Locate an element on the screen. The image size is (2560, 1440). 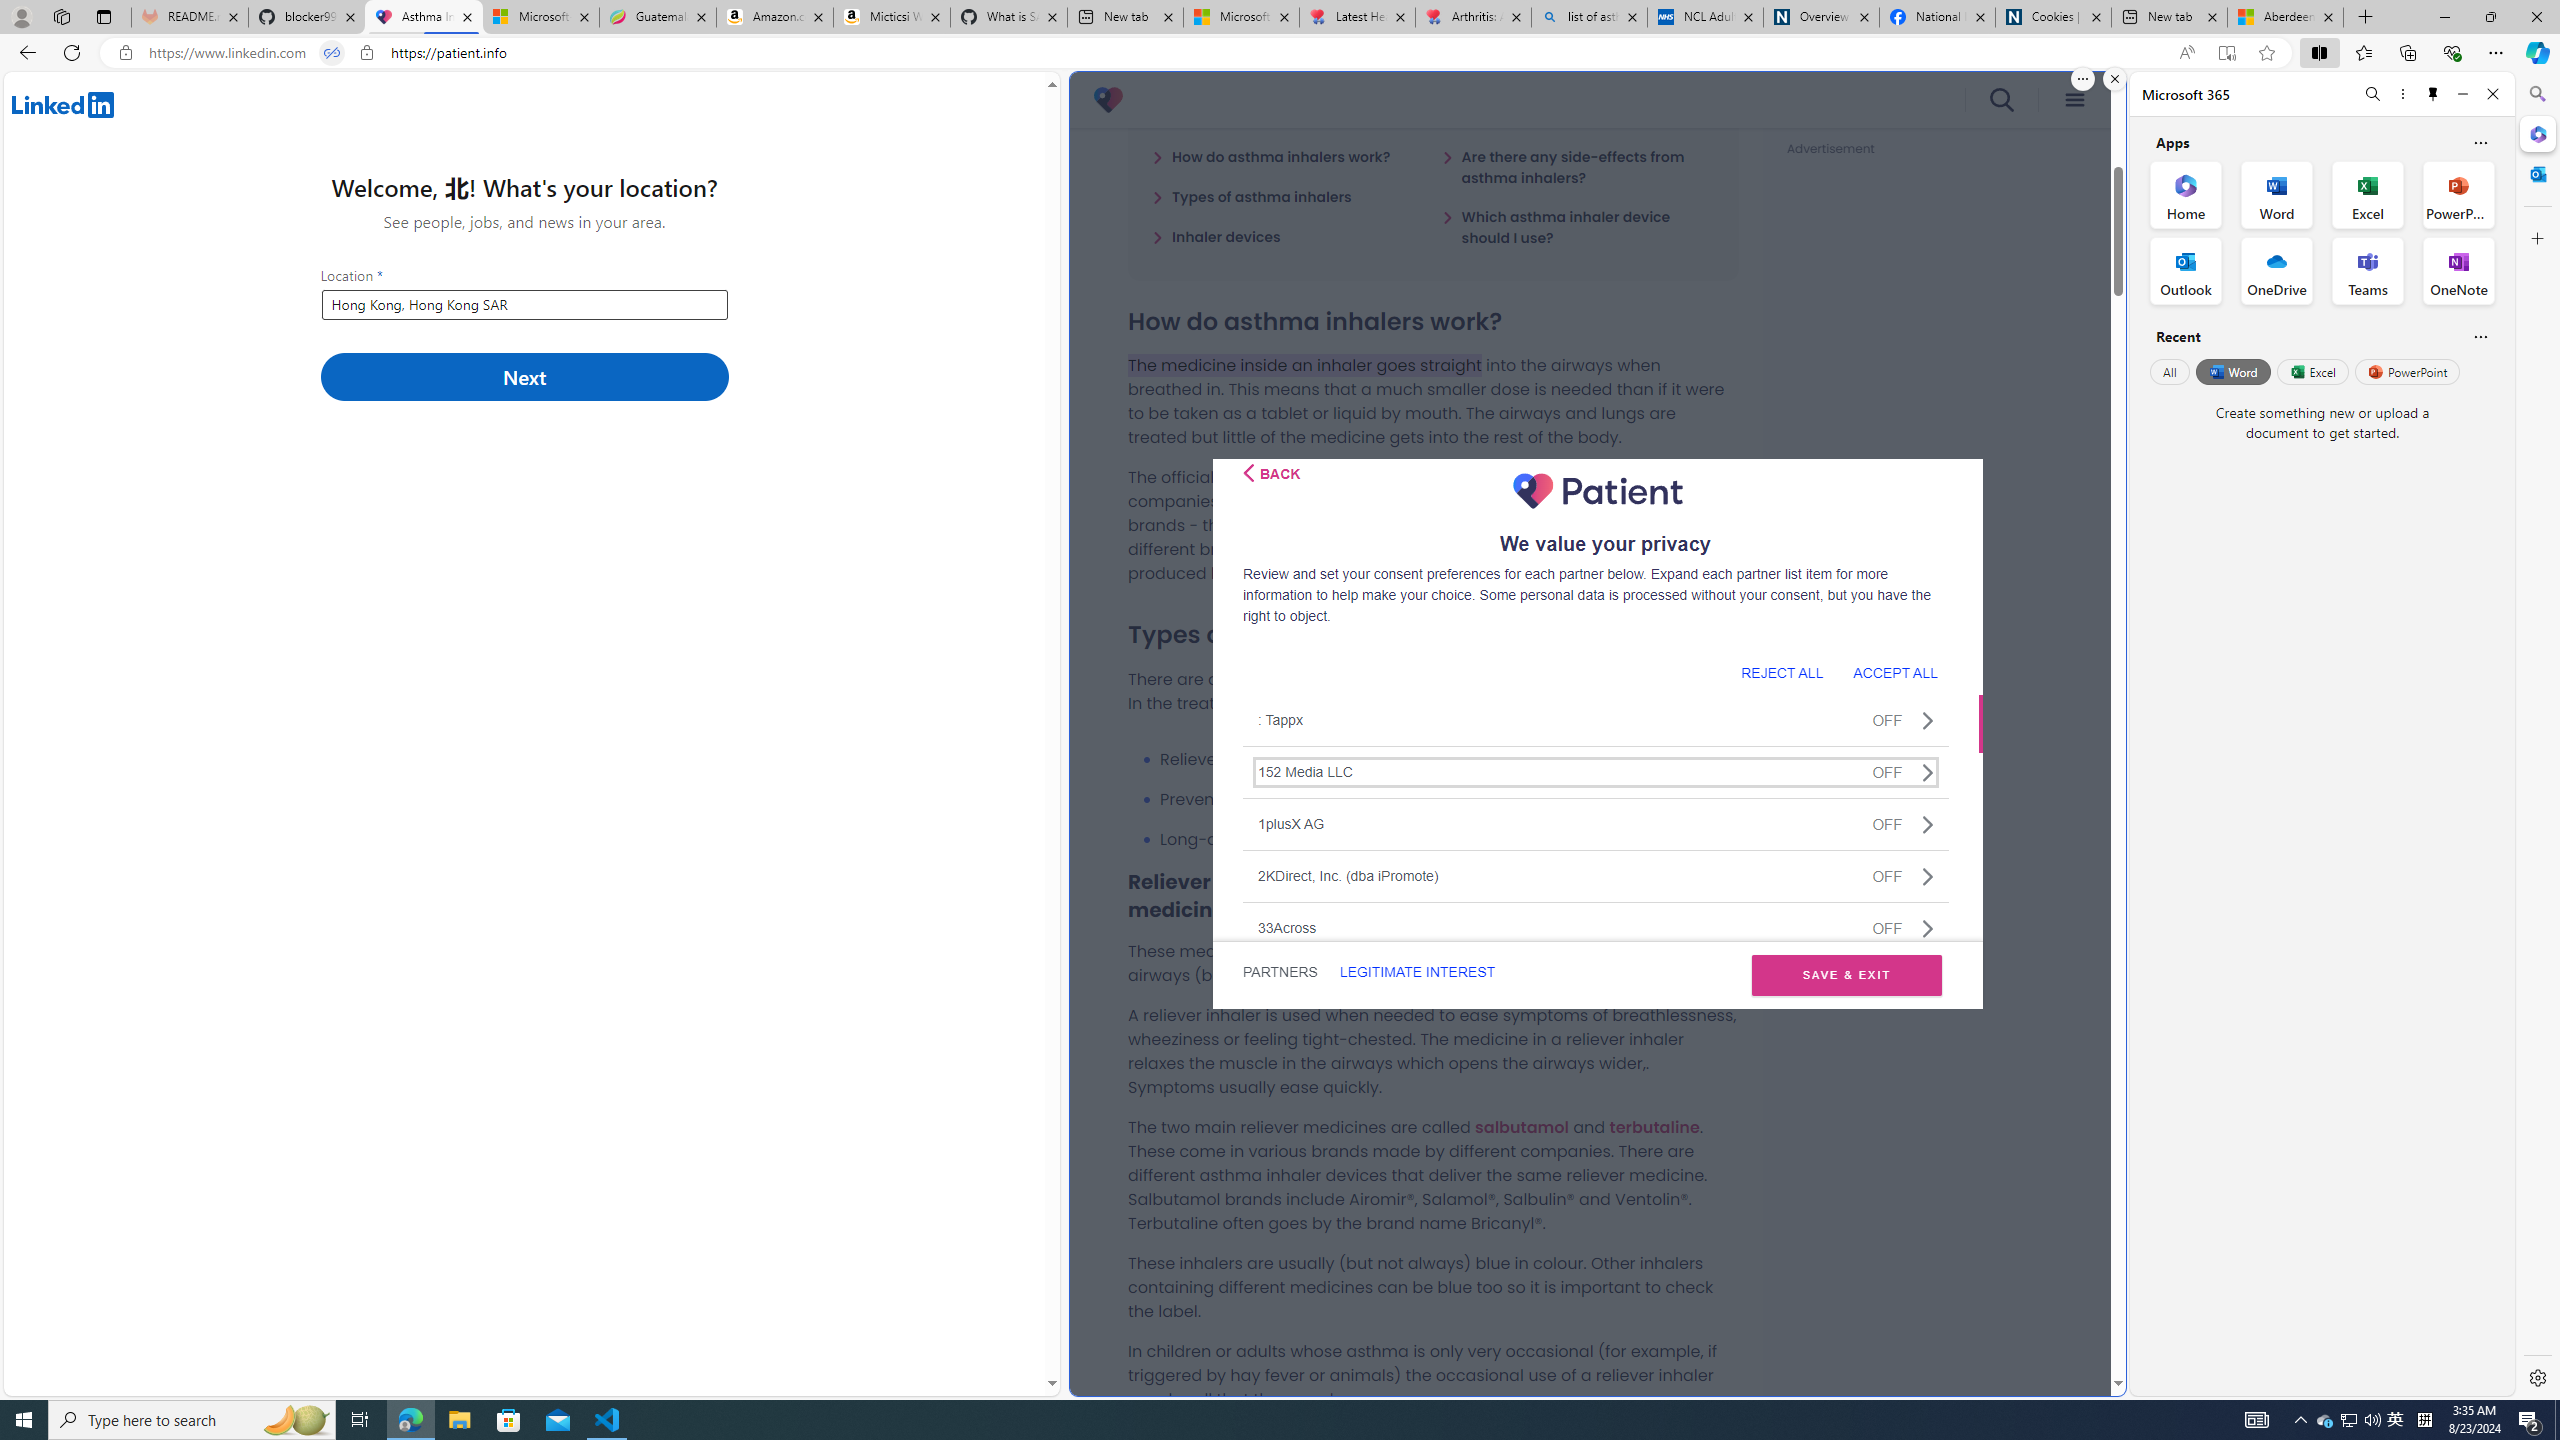
'Cookies | About | NICE' is located at coordinates (2053, 16).